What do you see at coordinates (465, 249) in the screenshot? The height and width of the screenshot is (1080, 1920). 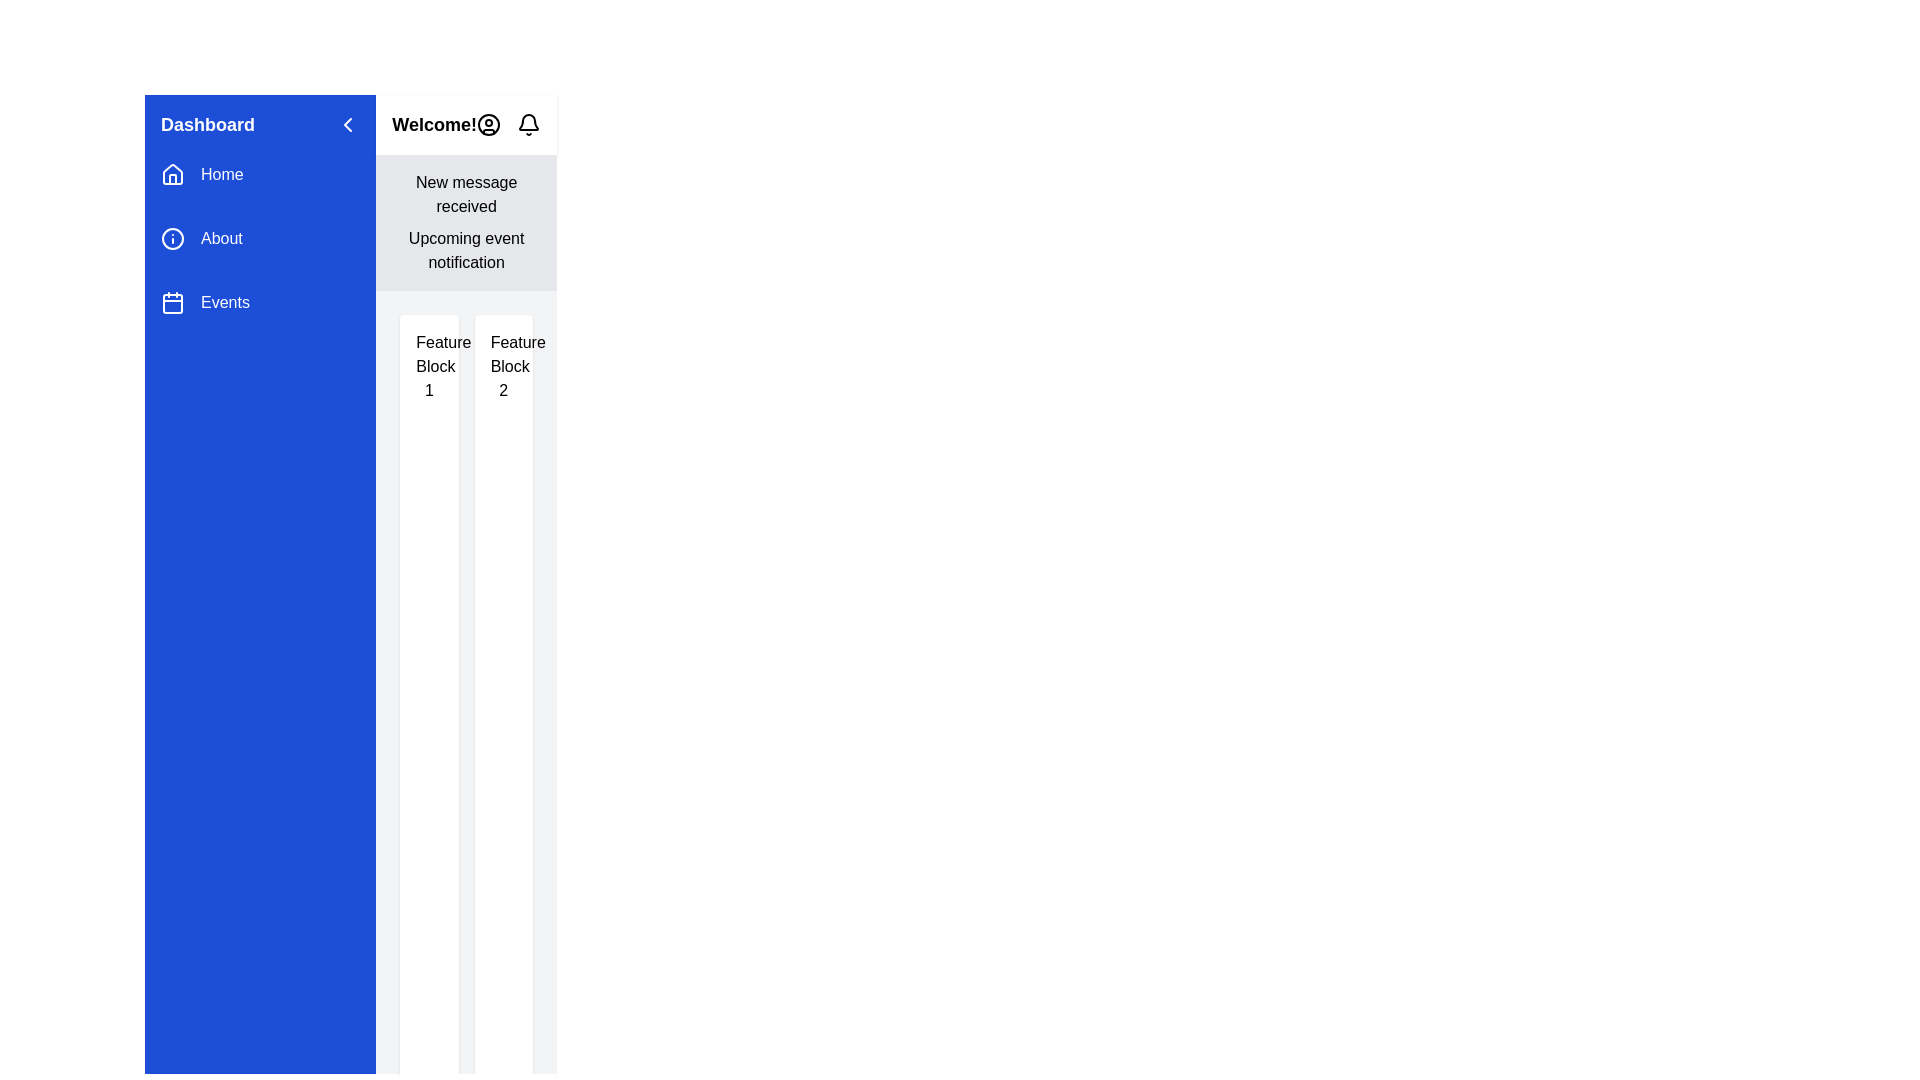 I see `the static text label that reads 'Upcoming event notification', which is located underneath 'New message received' in the right-hand content section` at bounding box center [465, 249].